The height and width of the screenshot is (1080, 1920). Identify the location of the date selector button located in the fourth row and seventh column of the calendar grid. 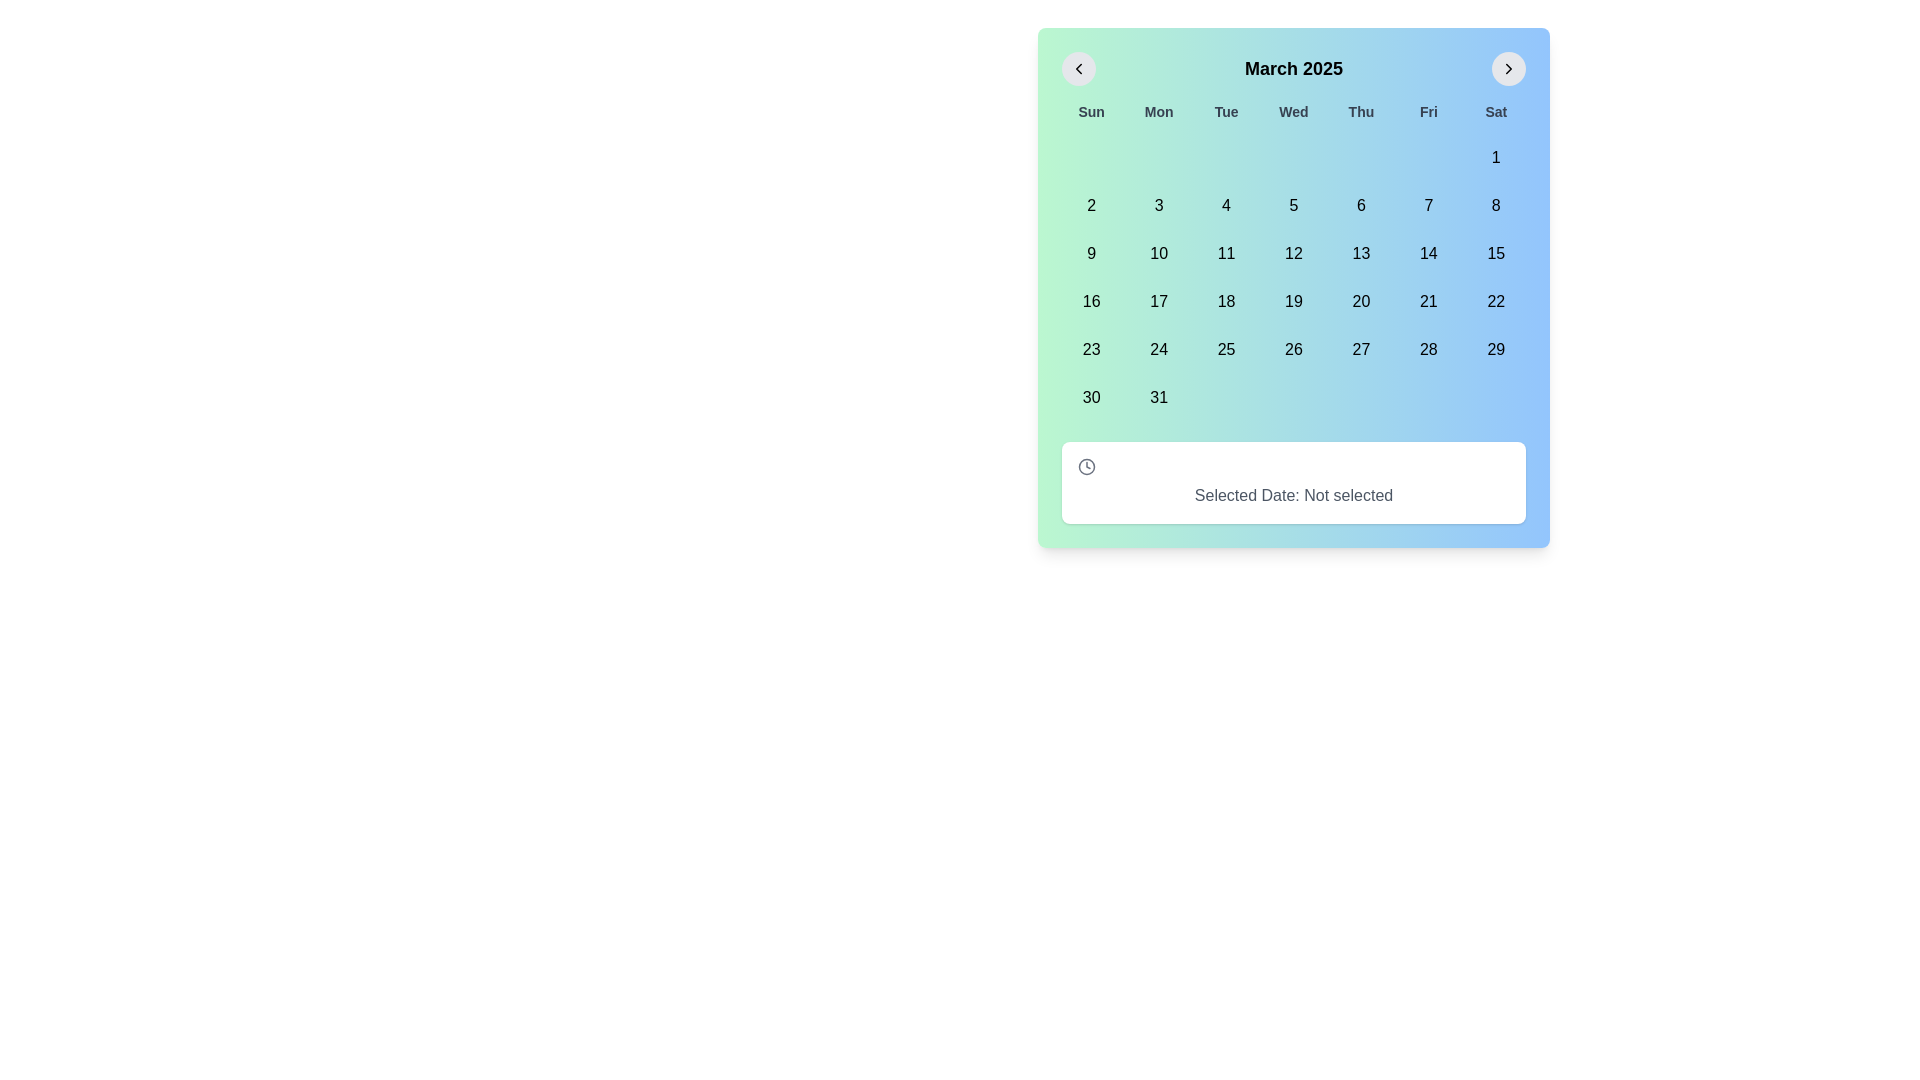
(1496, 301).